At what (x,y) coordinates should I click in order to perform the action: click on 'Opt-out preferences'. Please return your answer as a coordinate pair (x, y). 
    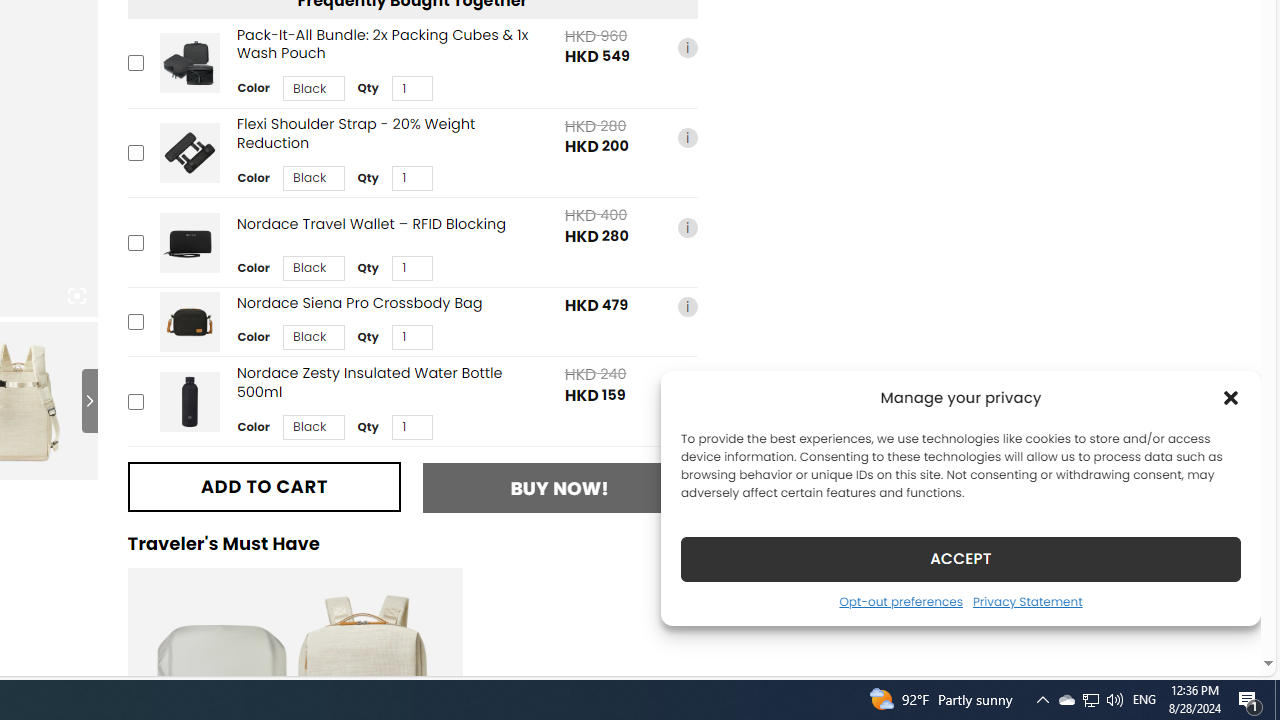
    Looking at the image, I should click on (899, 600).